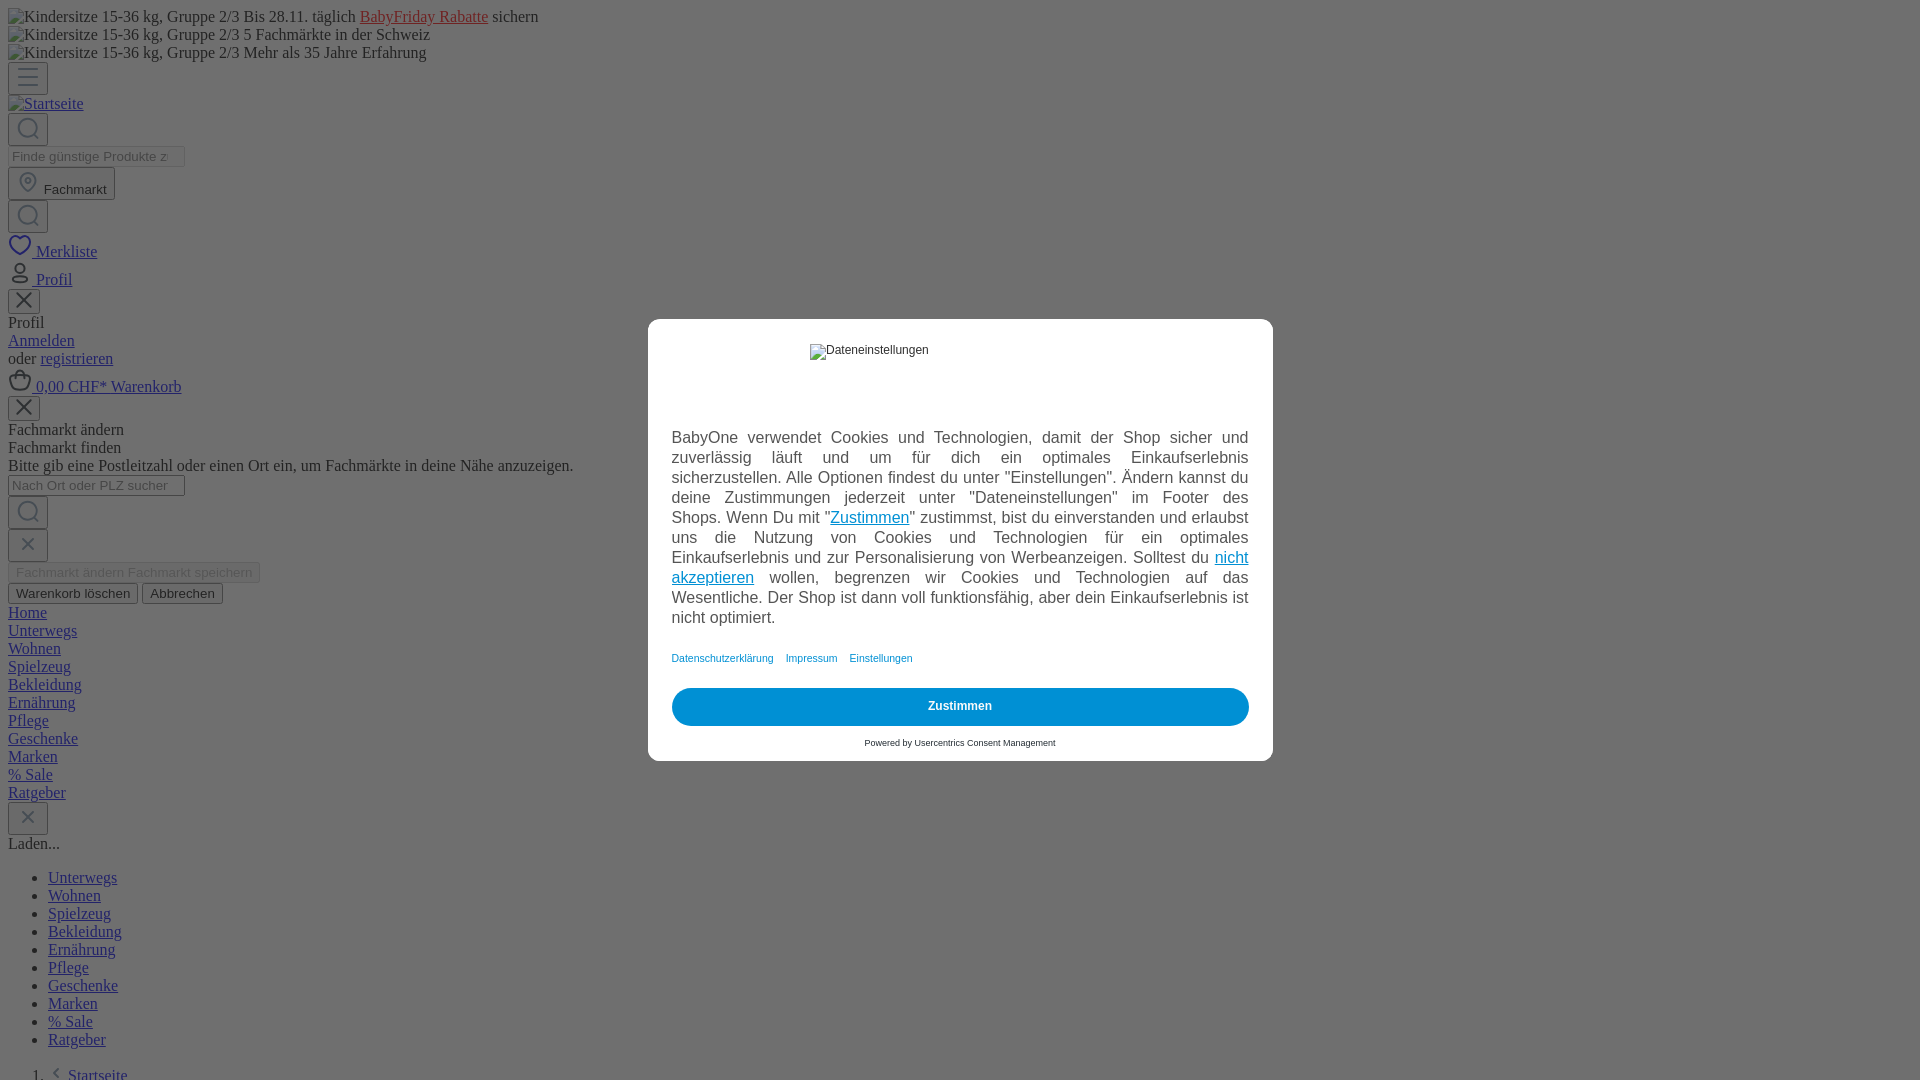  I want to click on 'Pflege', so click(68, 966).